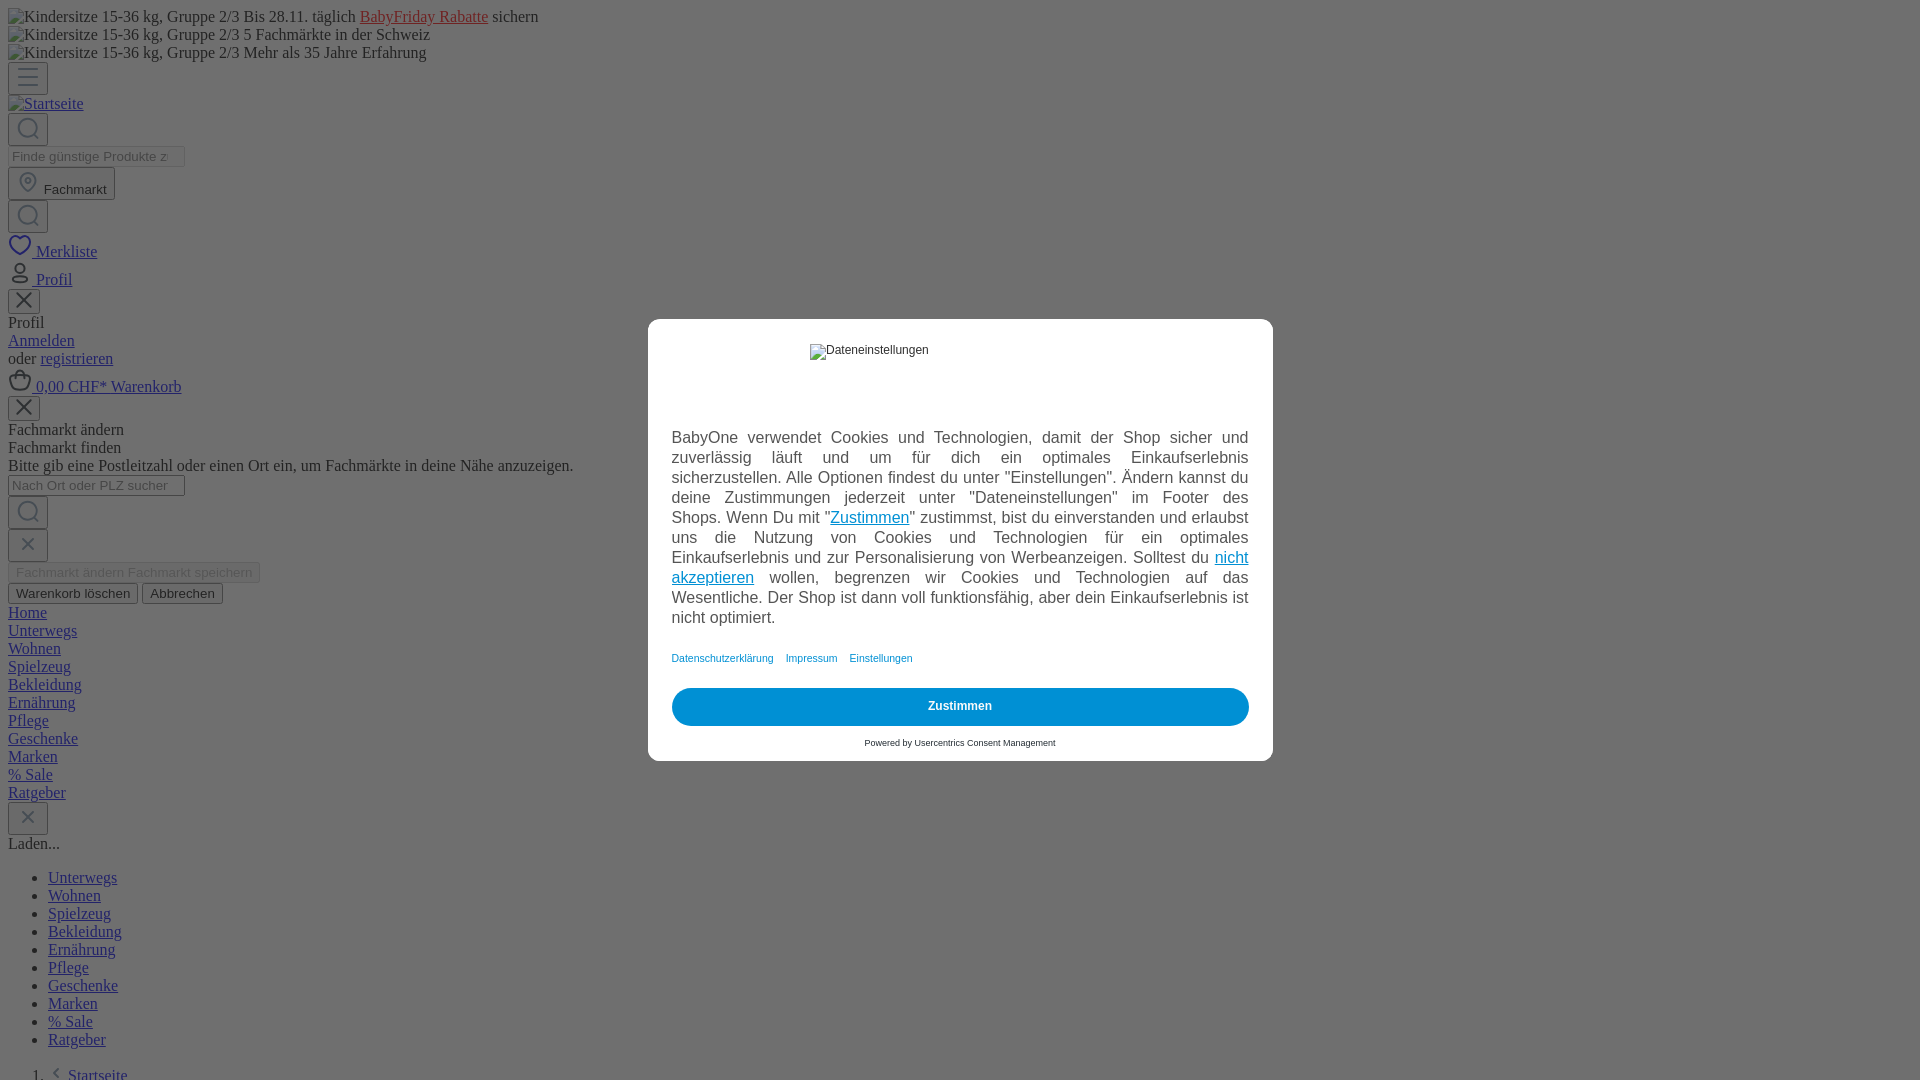  I want to click on 'Pflege', so click(68, 966).